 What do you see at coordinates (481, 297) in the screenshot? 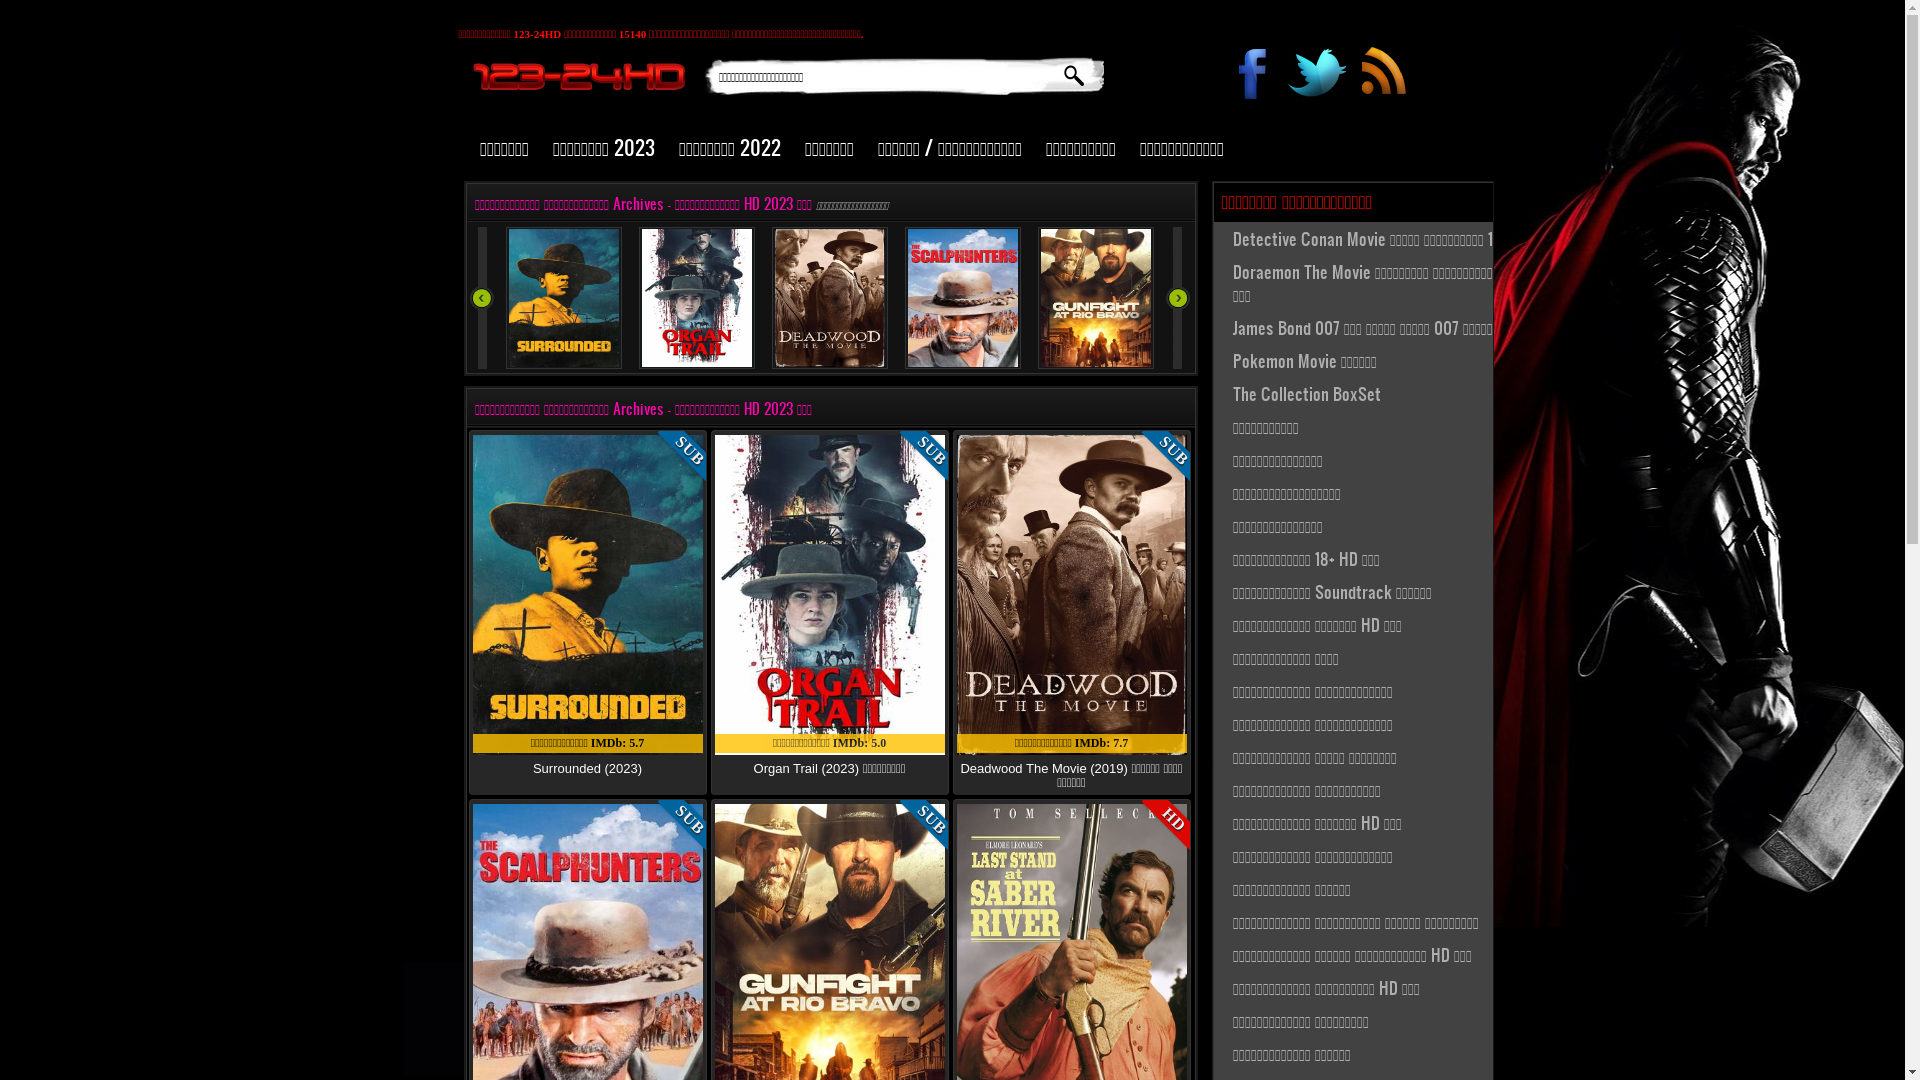
I see `'2 geri'` at bounding box center [481, 297].